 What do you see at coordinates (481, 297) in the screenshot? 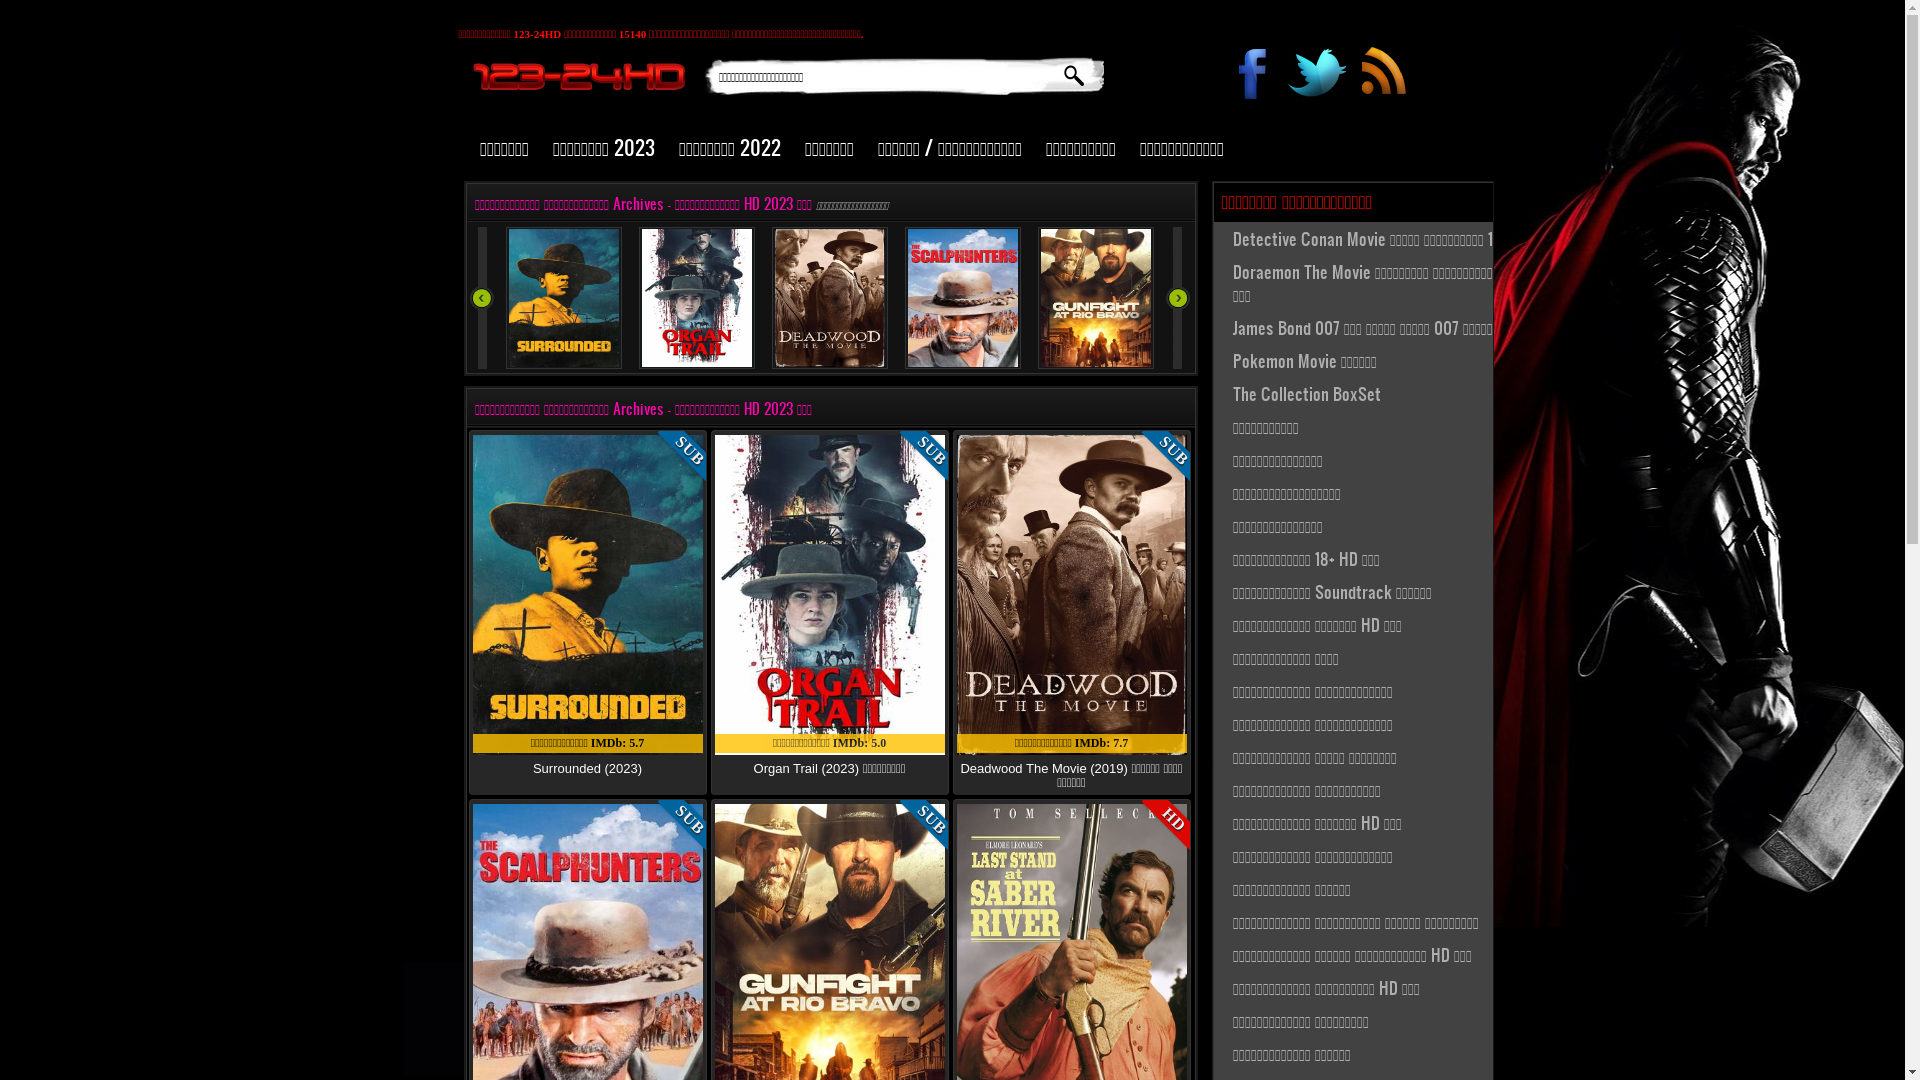
I see `'2 geri'` at bounding box center [481, 297].